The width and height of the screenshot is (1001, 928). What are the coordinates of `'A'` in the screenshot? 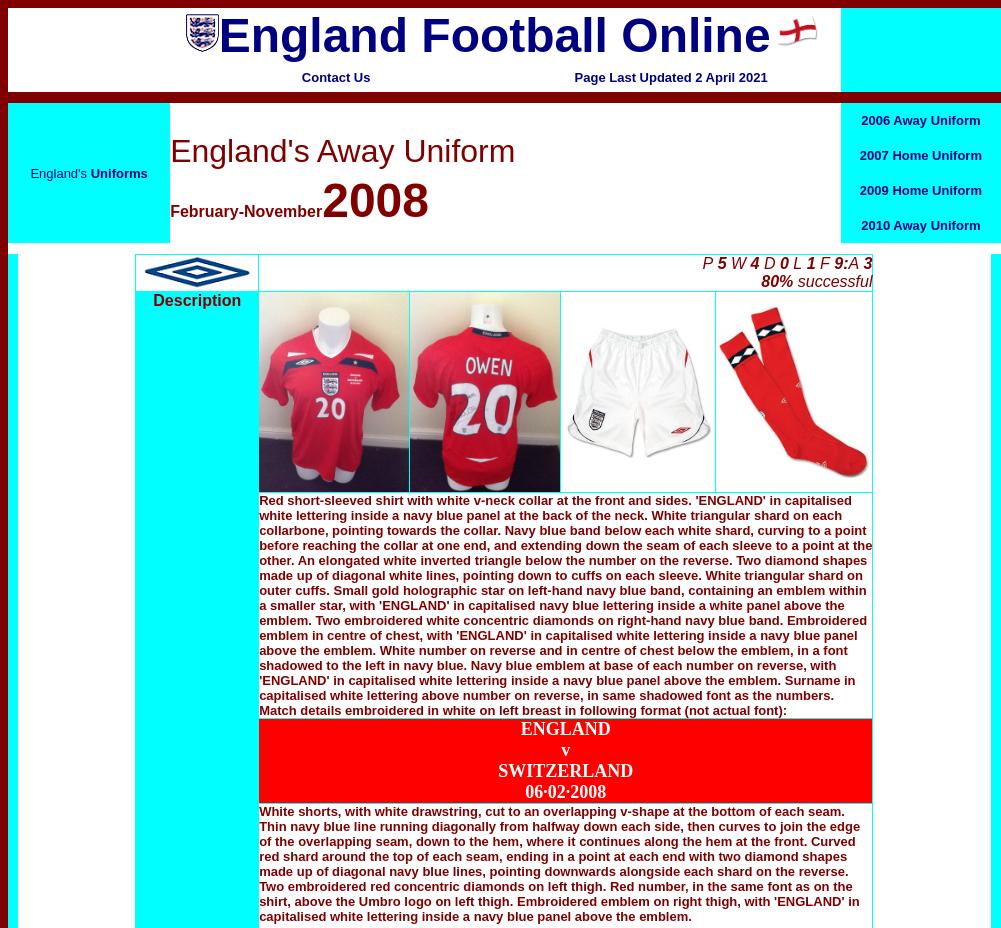 It's located at (852, 262).